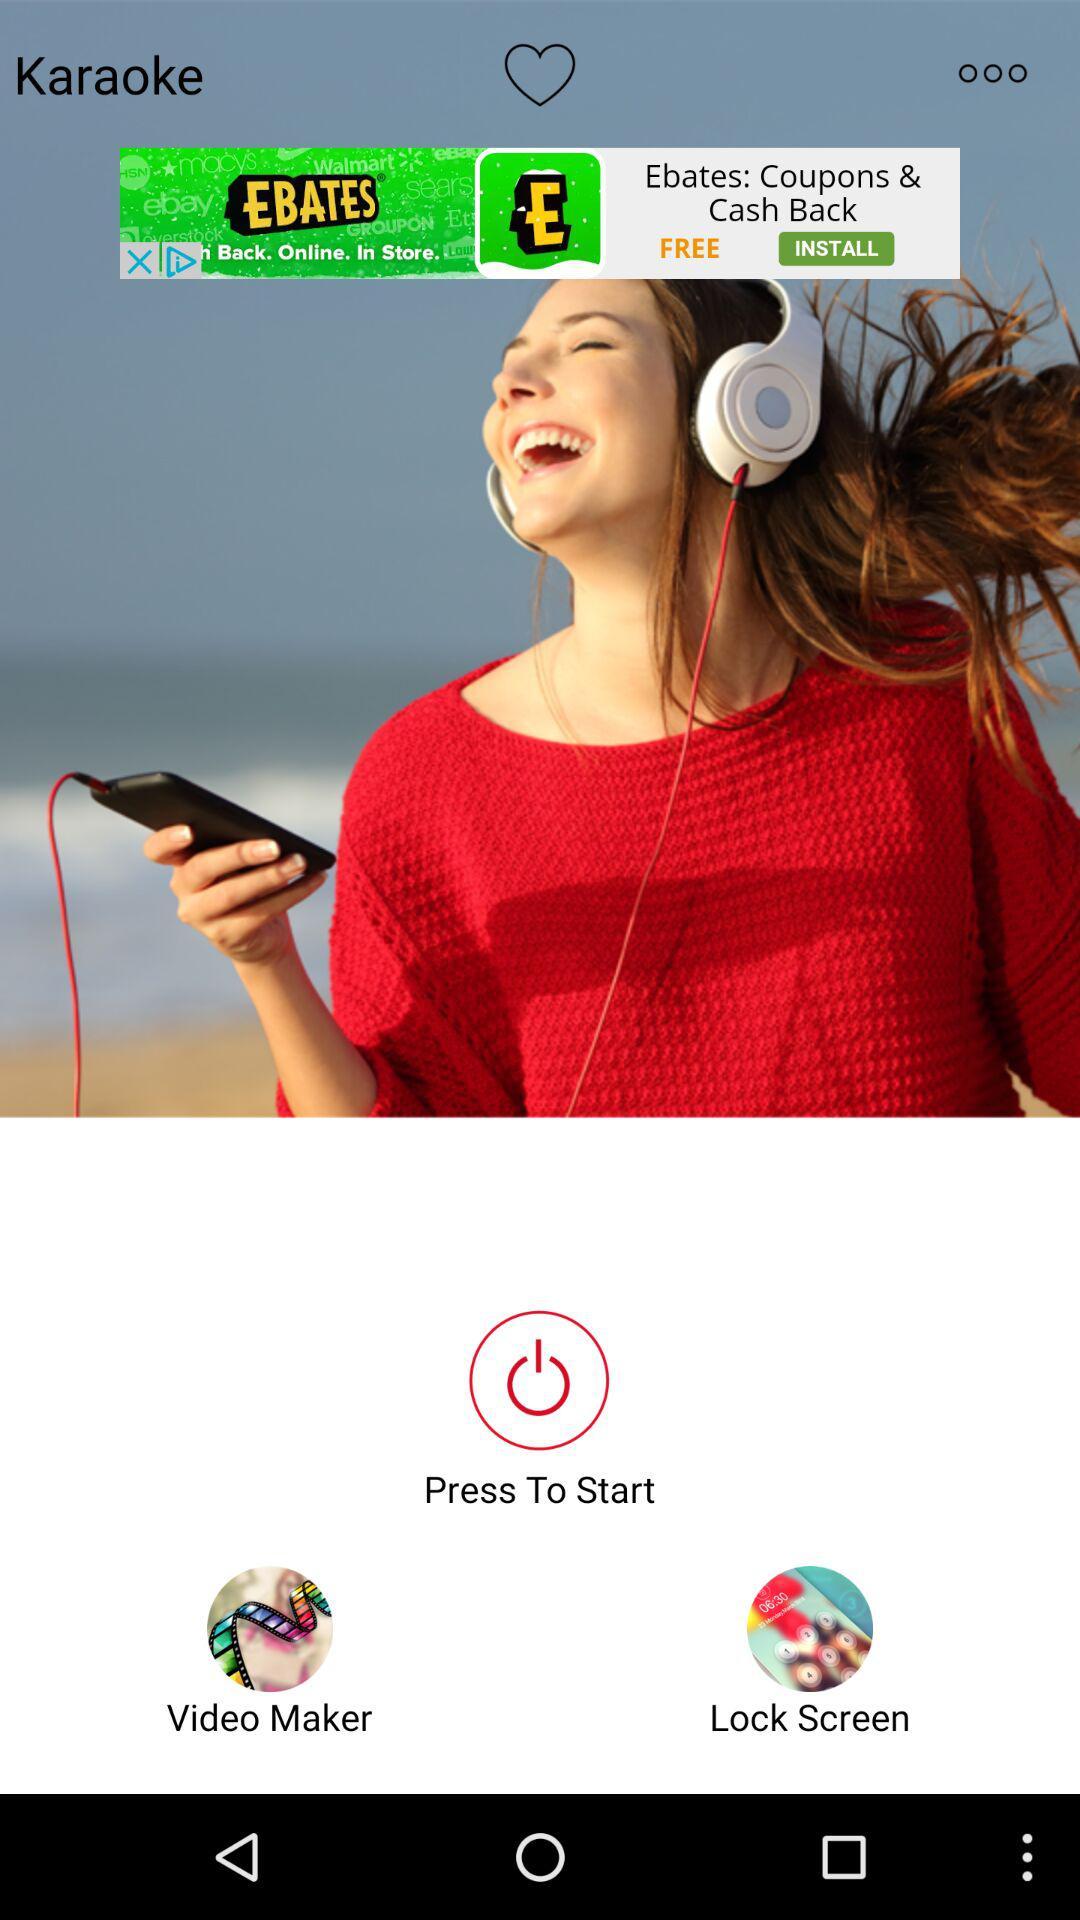 This screenshot has height=1920, width=1080. Describe the element at coordinates (992, 73) in the screenshot. I see `switch` at that location.